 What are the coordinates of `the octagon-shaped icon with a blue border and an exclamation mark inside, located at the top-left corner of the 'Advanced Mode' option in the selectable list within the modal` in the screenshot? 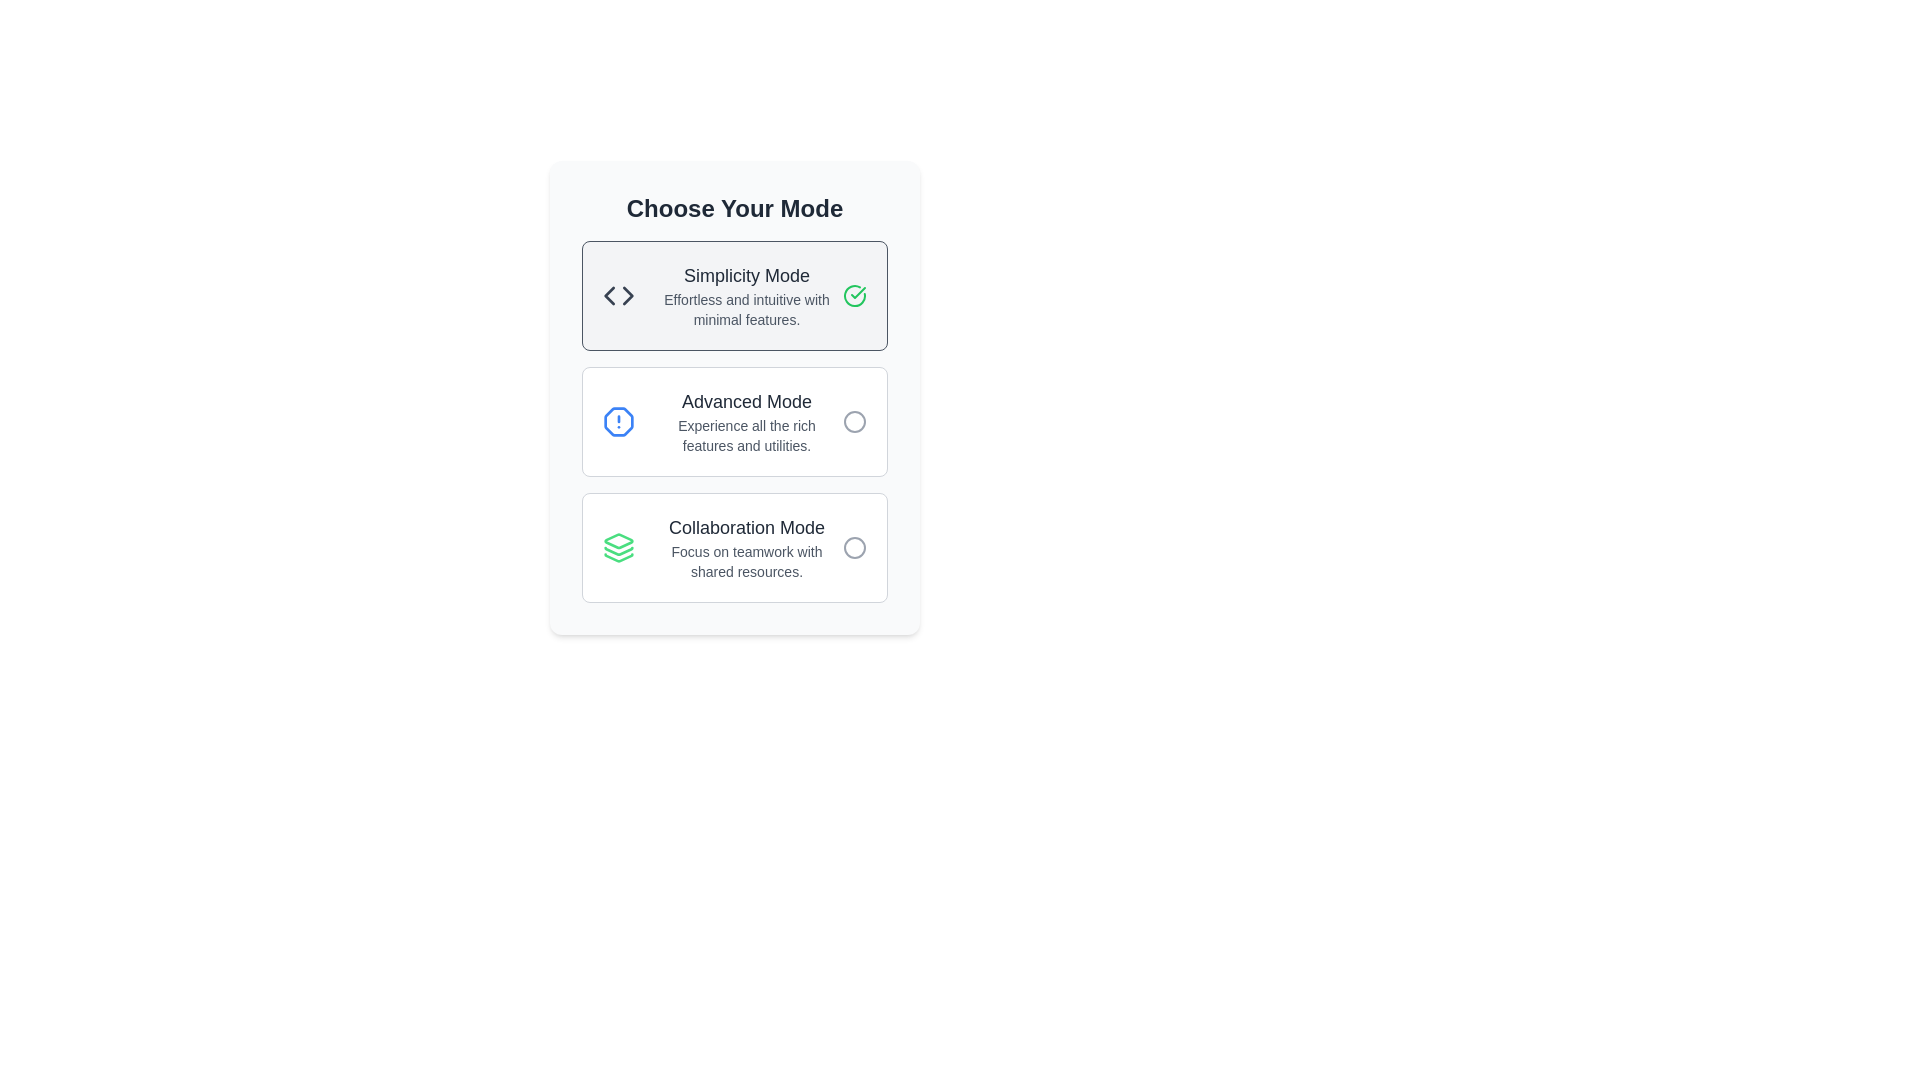 It's located at (618, 420).